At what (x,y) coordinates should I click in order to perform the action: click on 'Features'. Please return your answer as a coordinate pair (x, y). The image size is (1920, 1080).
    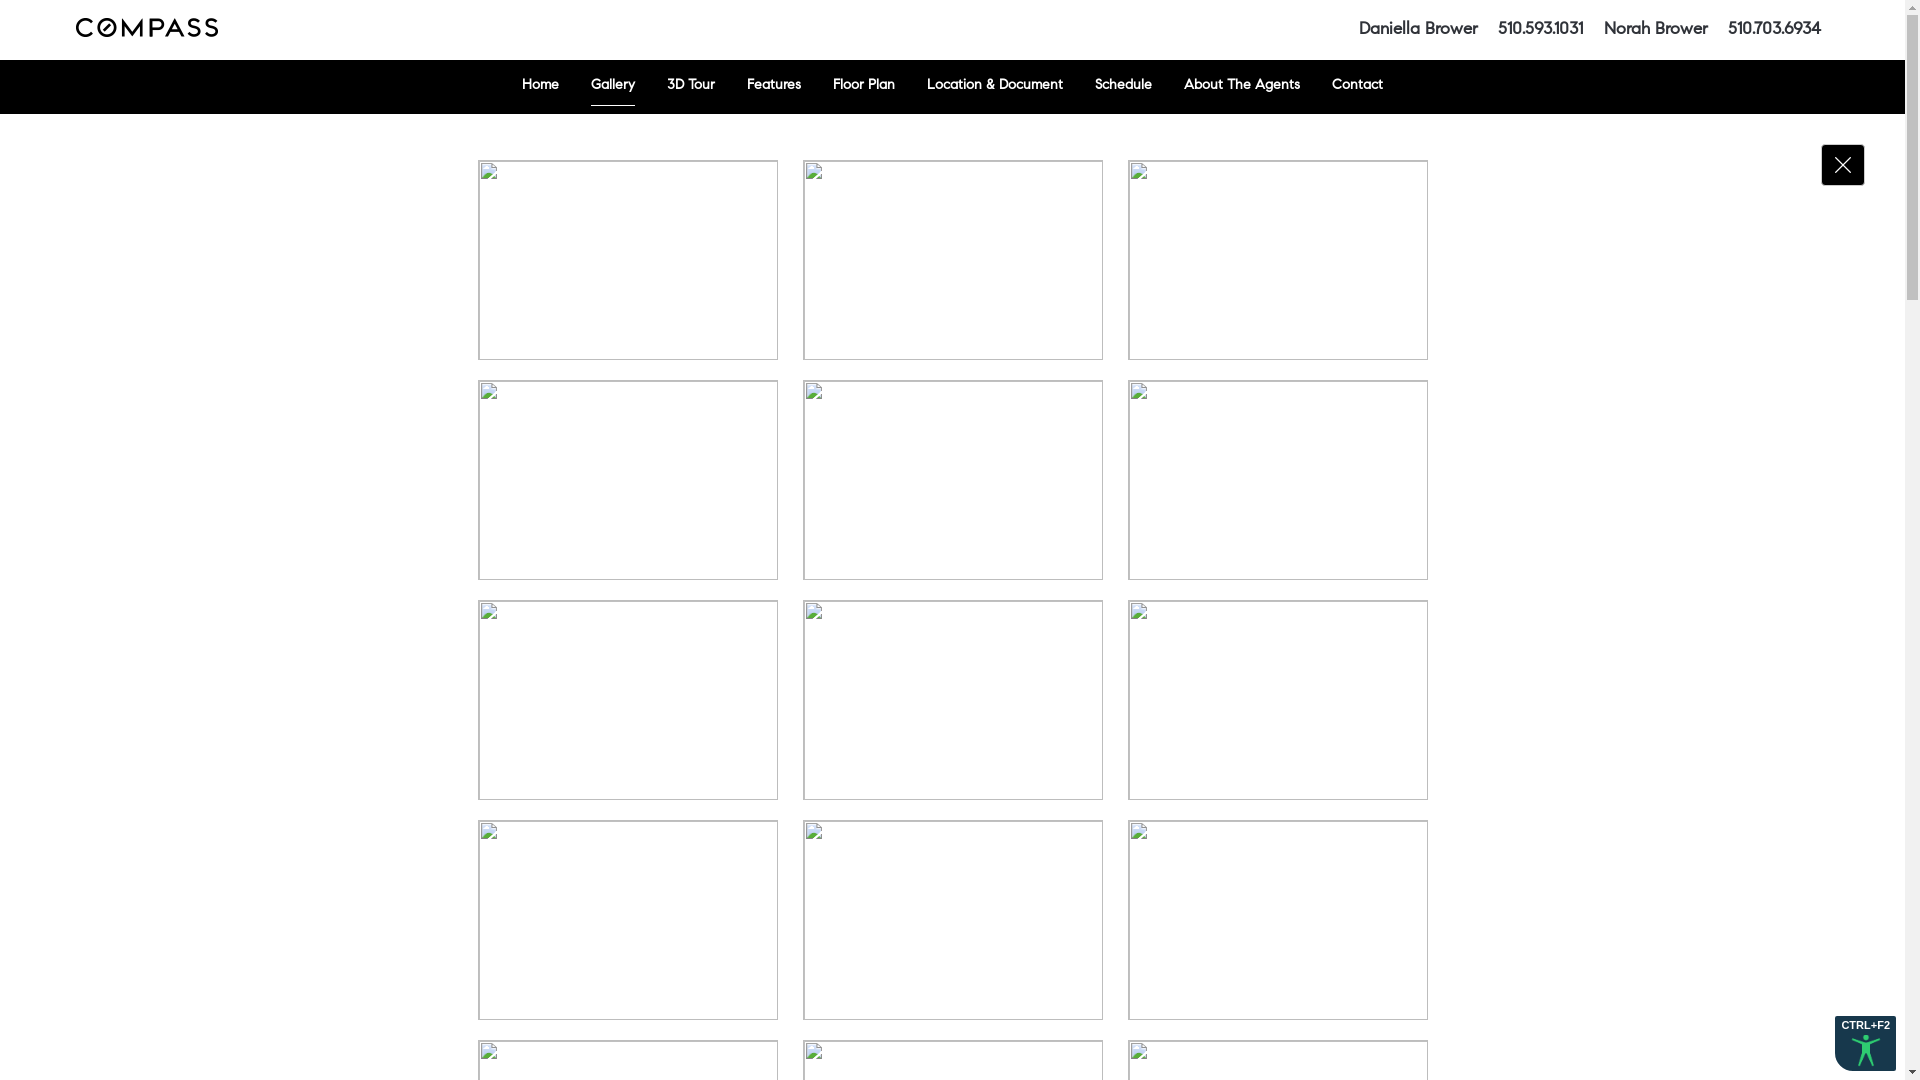
    Looking at the image, I should click on (772, 86).